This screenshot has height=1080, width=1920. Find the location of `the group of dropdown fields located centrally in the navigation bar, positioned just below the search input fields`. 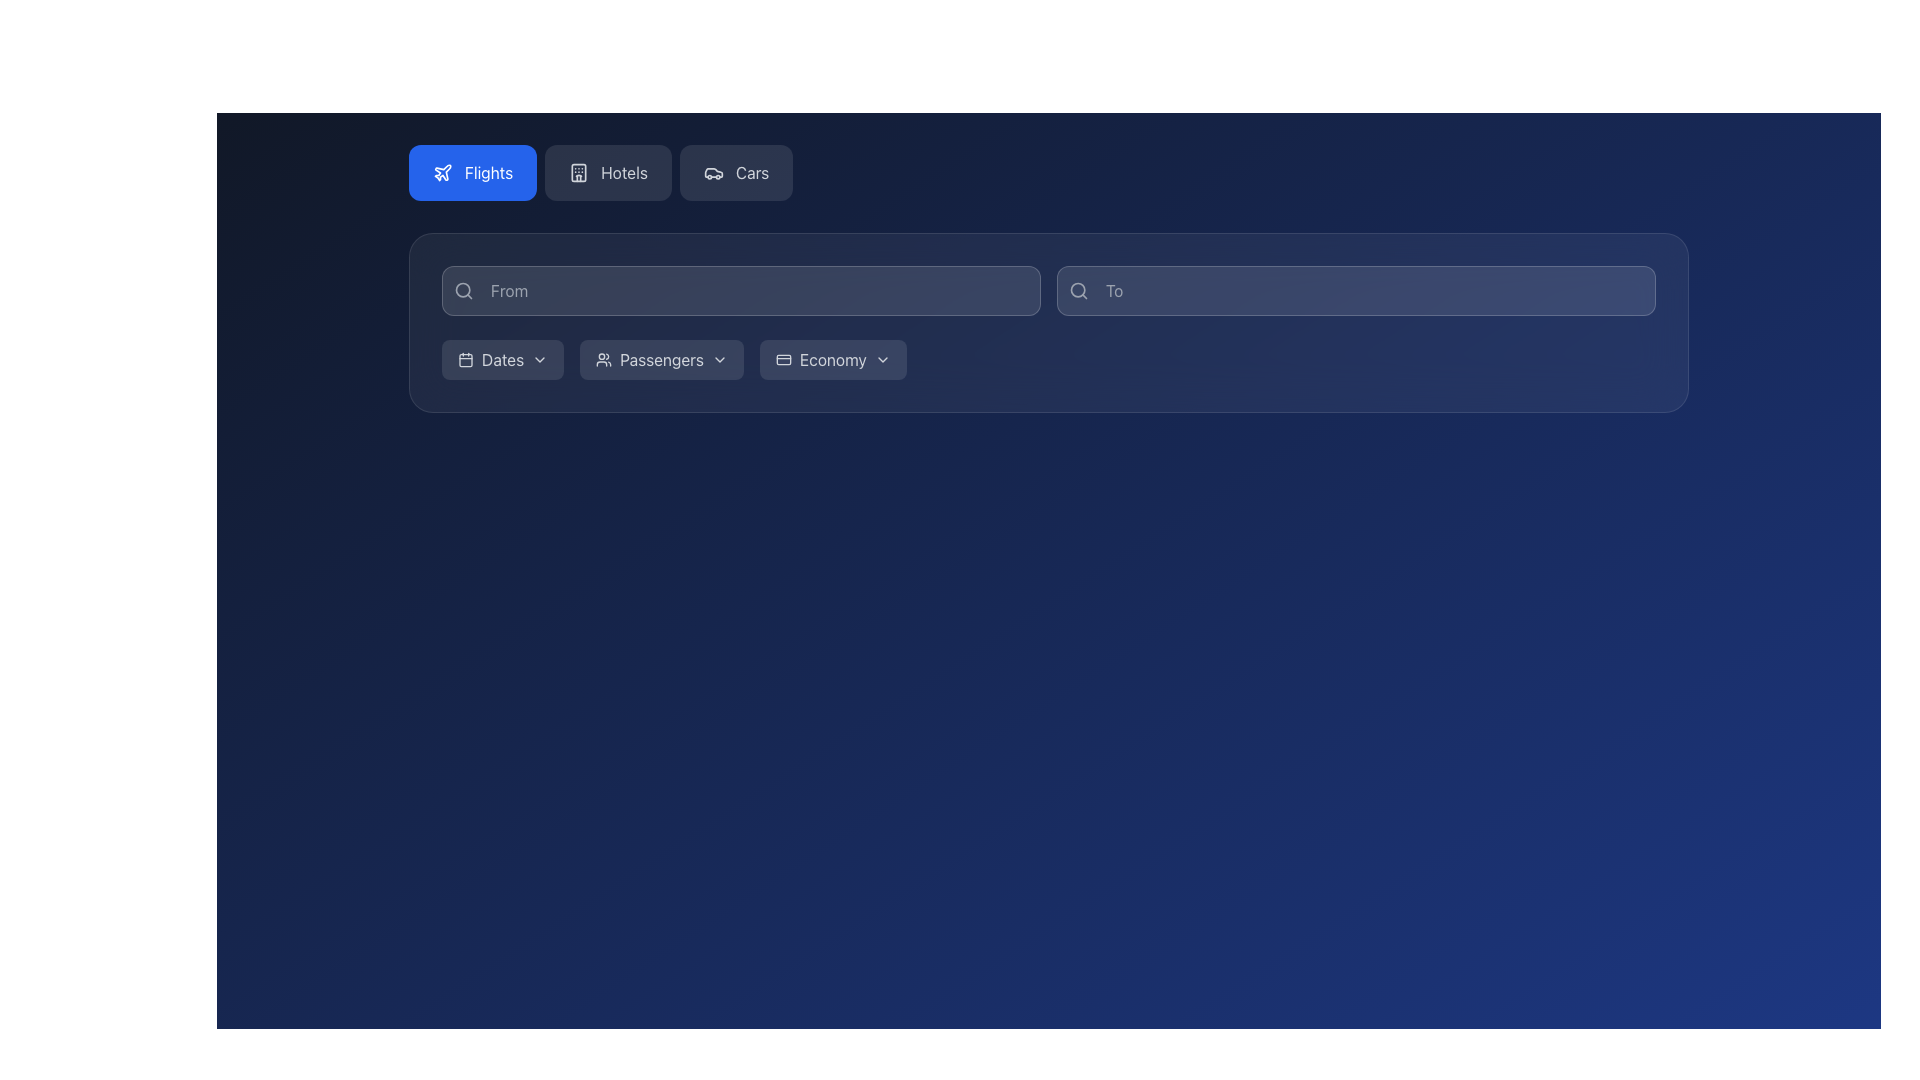

the group of dropdown fields located centrally in the navigation bar, positioned just below the search input fields is located at coordinates (1048, 358).